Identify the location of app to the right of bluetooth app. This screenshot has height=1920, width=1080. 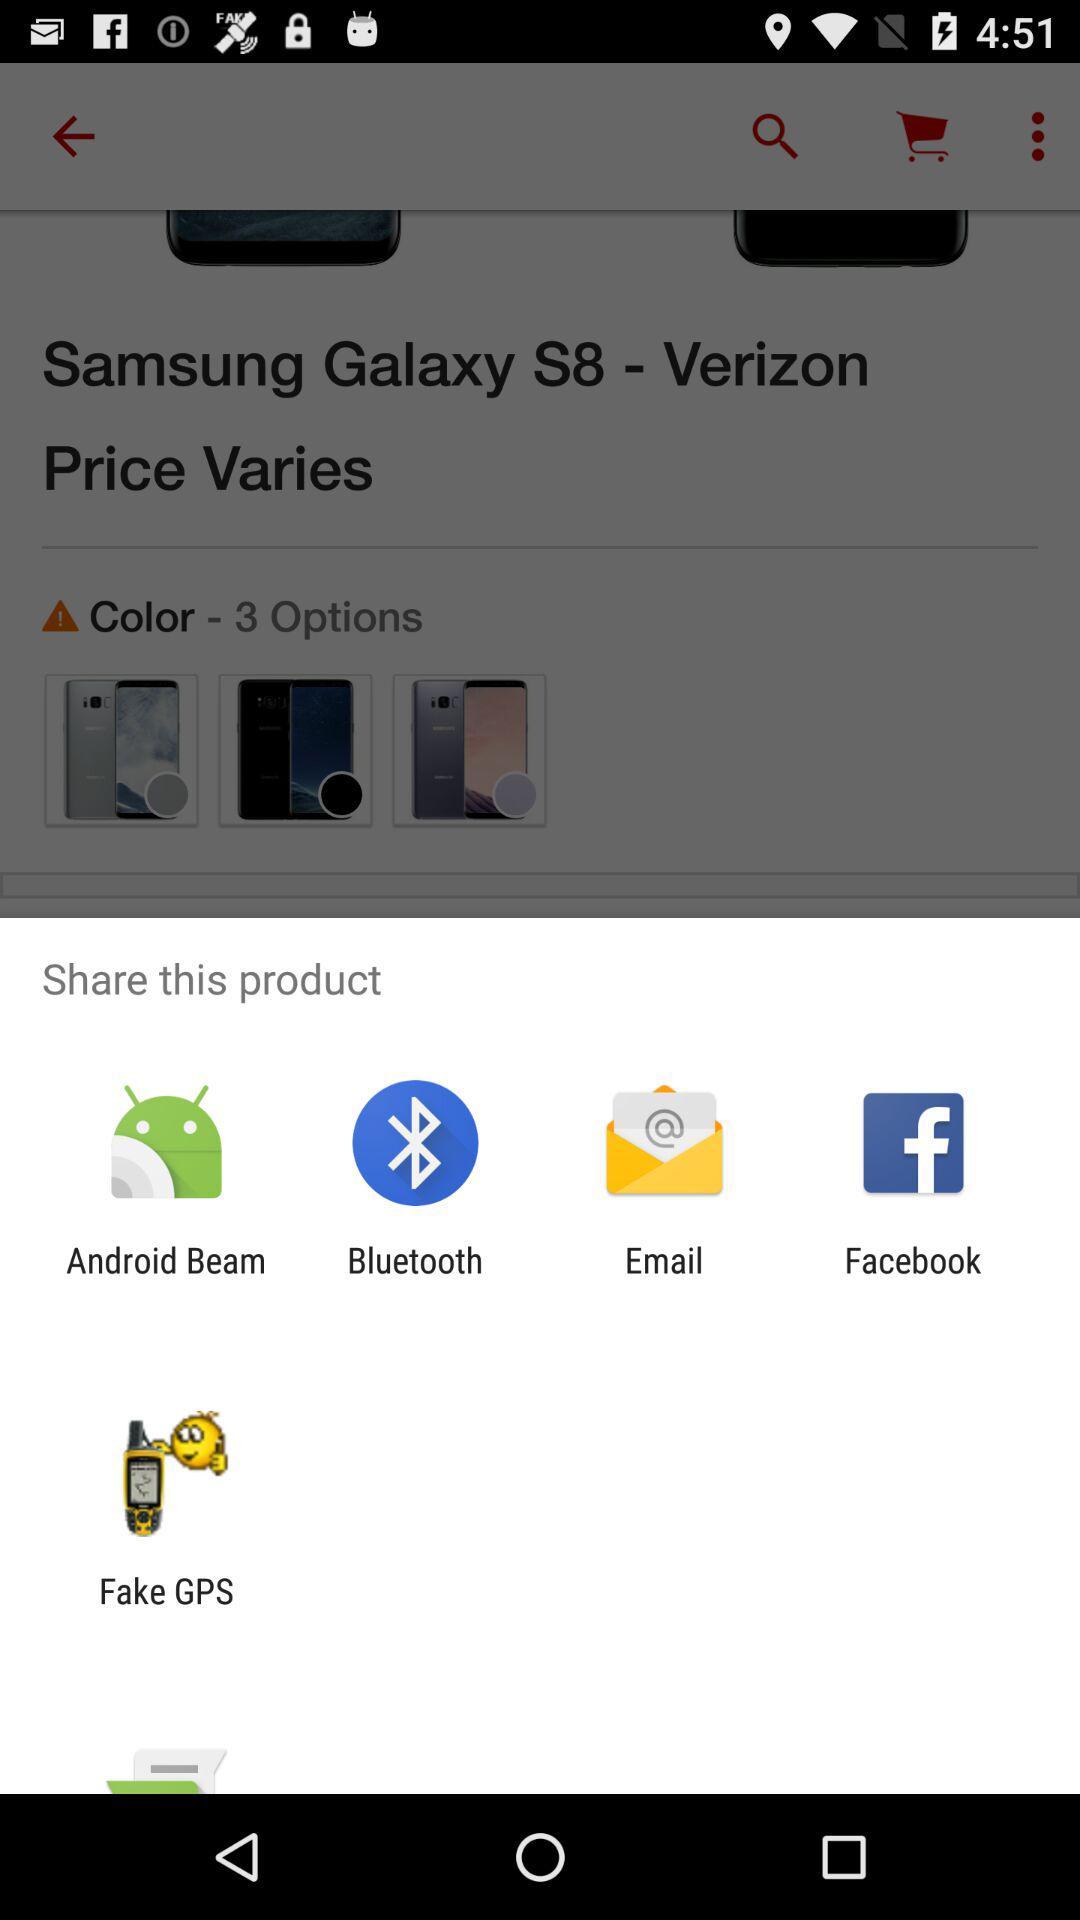
(664, 1281).